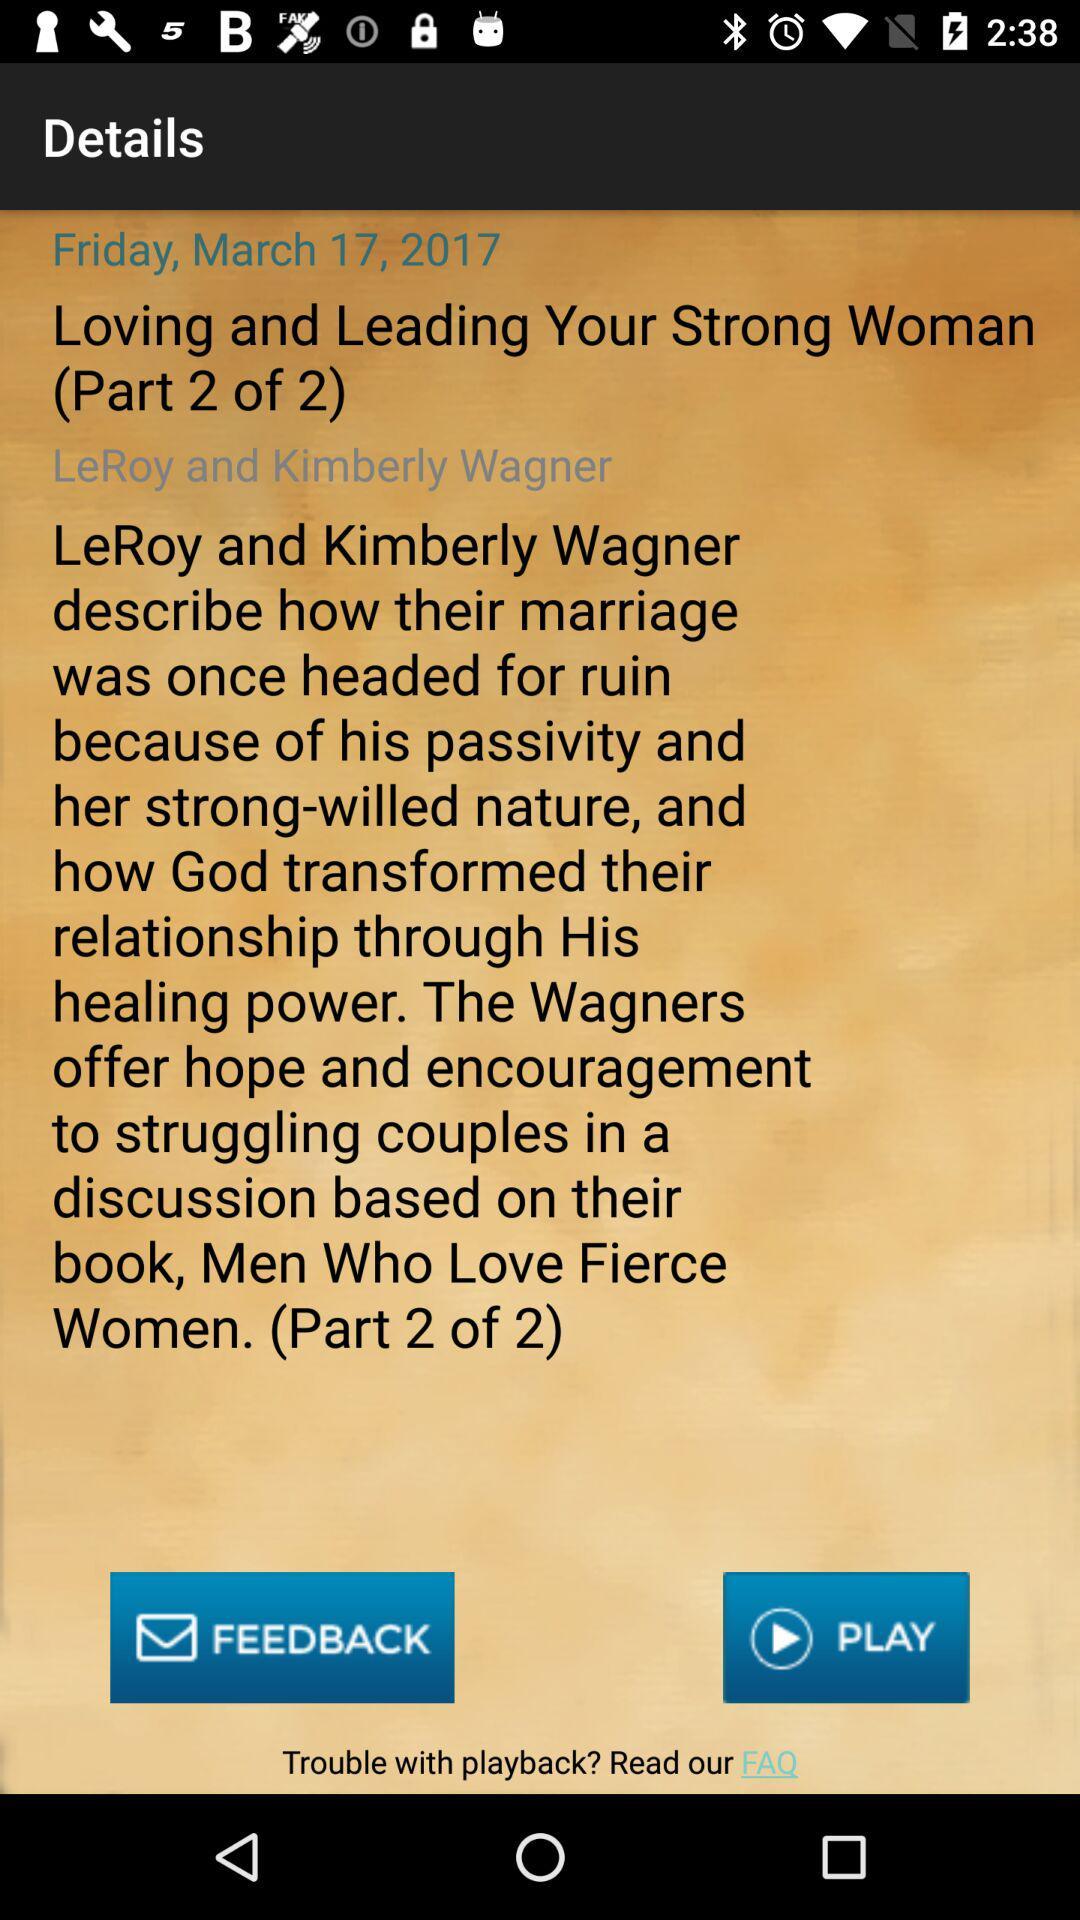 Image resolution: width=1080 pixels, height=1920 pixels. Describe the element at coordinates (282, 1637) in the screenshot. I see `item below leroy and kimberly` at that location.